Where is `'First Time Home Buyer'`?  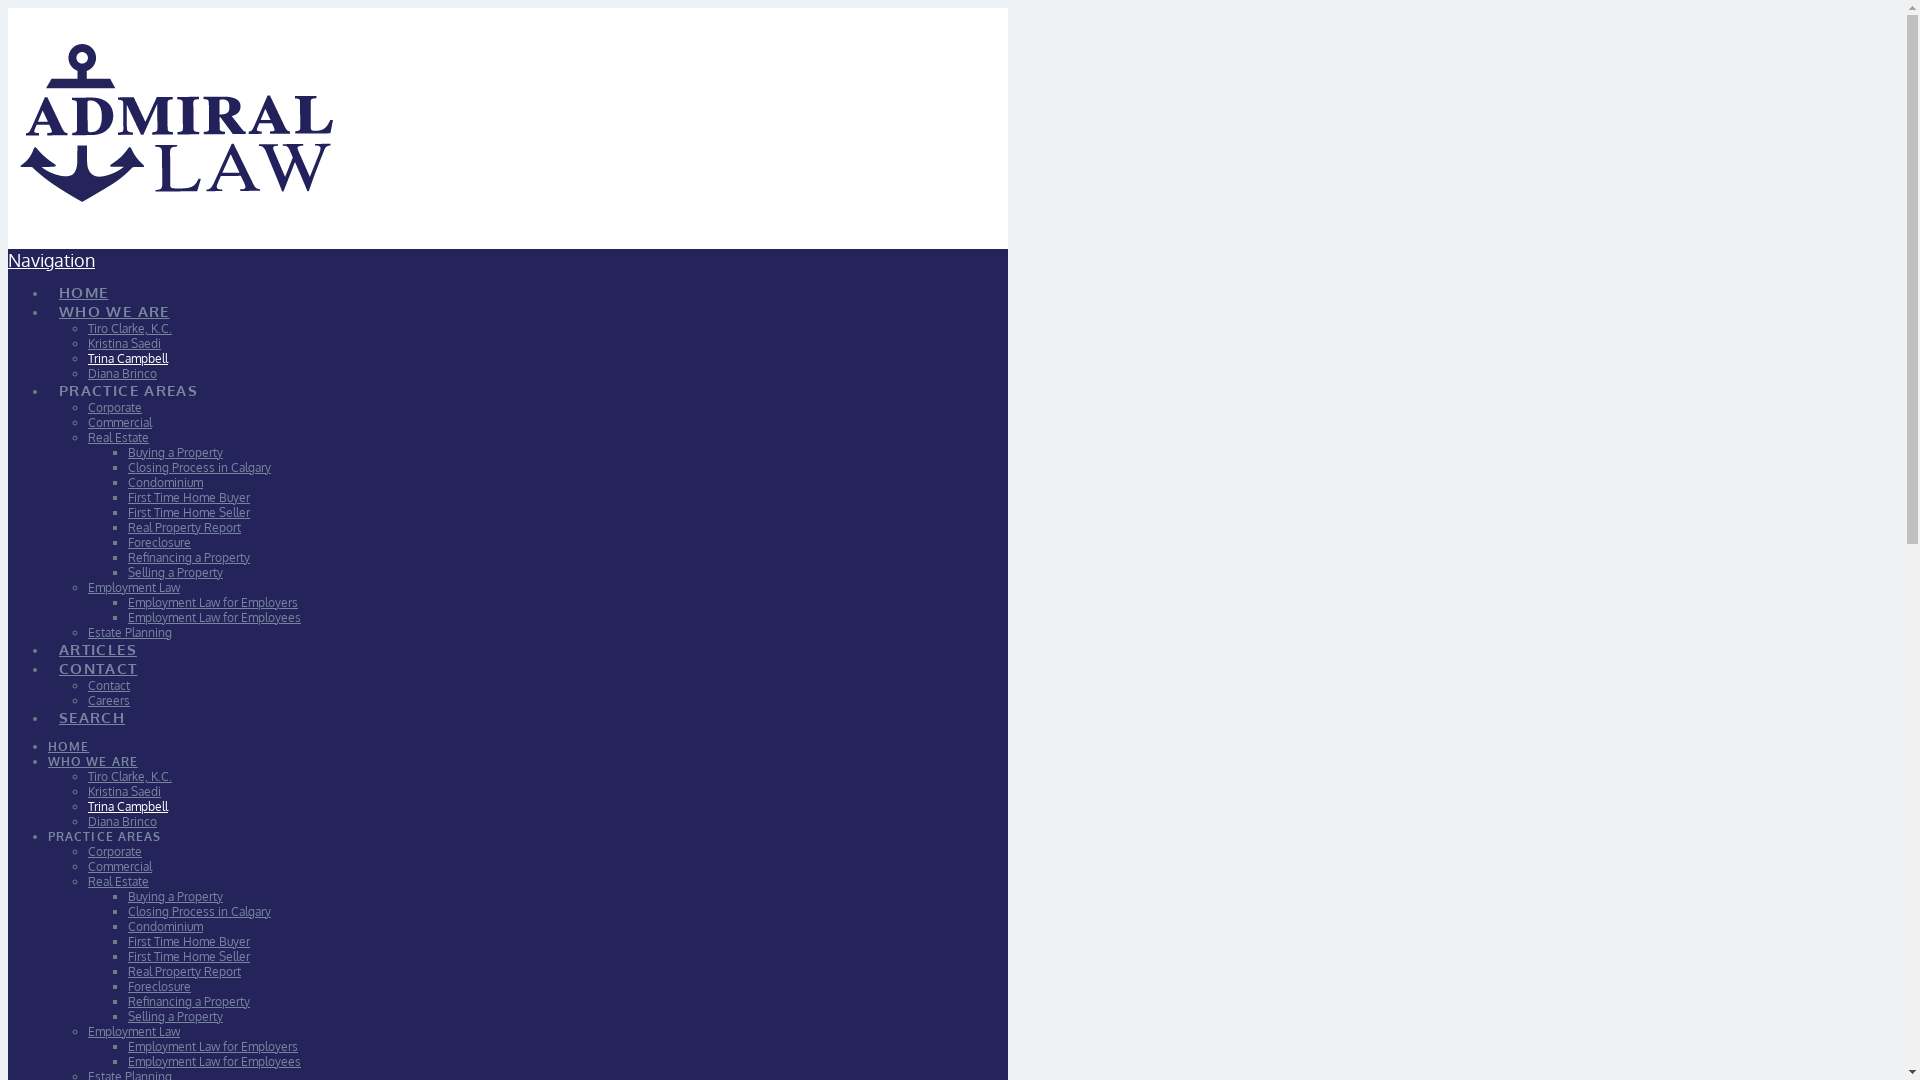 'First Time Home Buyer' is located at coordinates (127, 496).